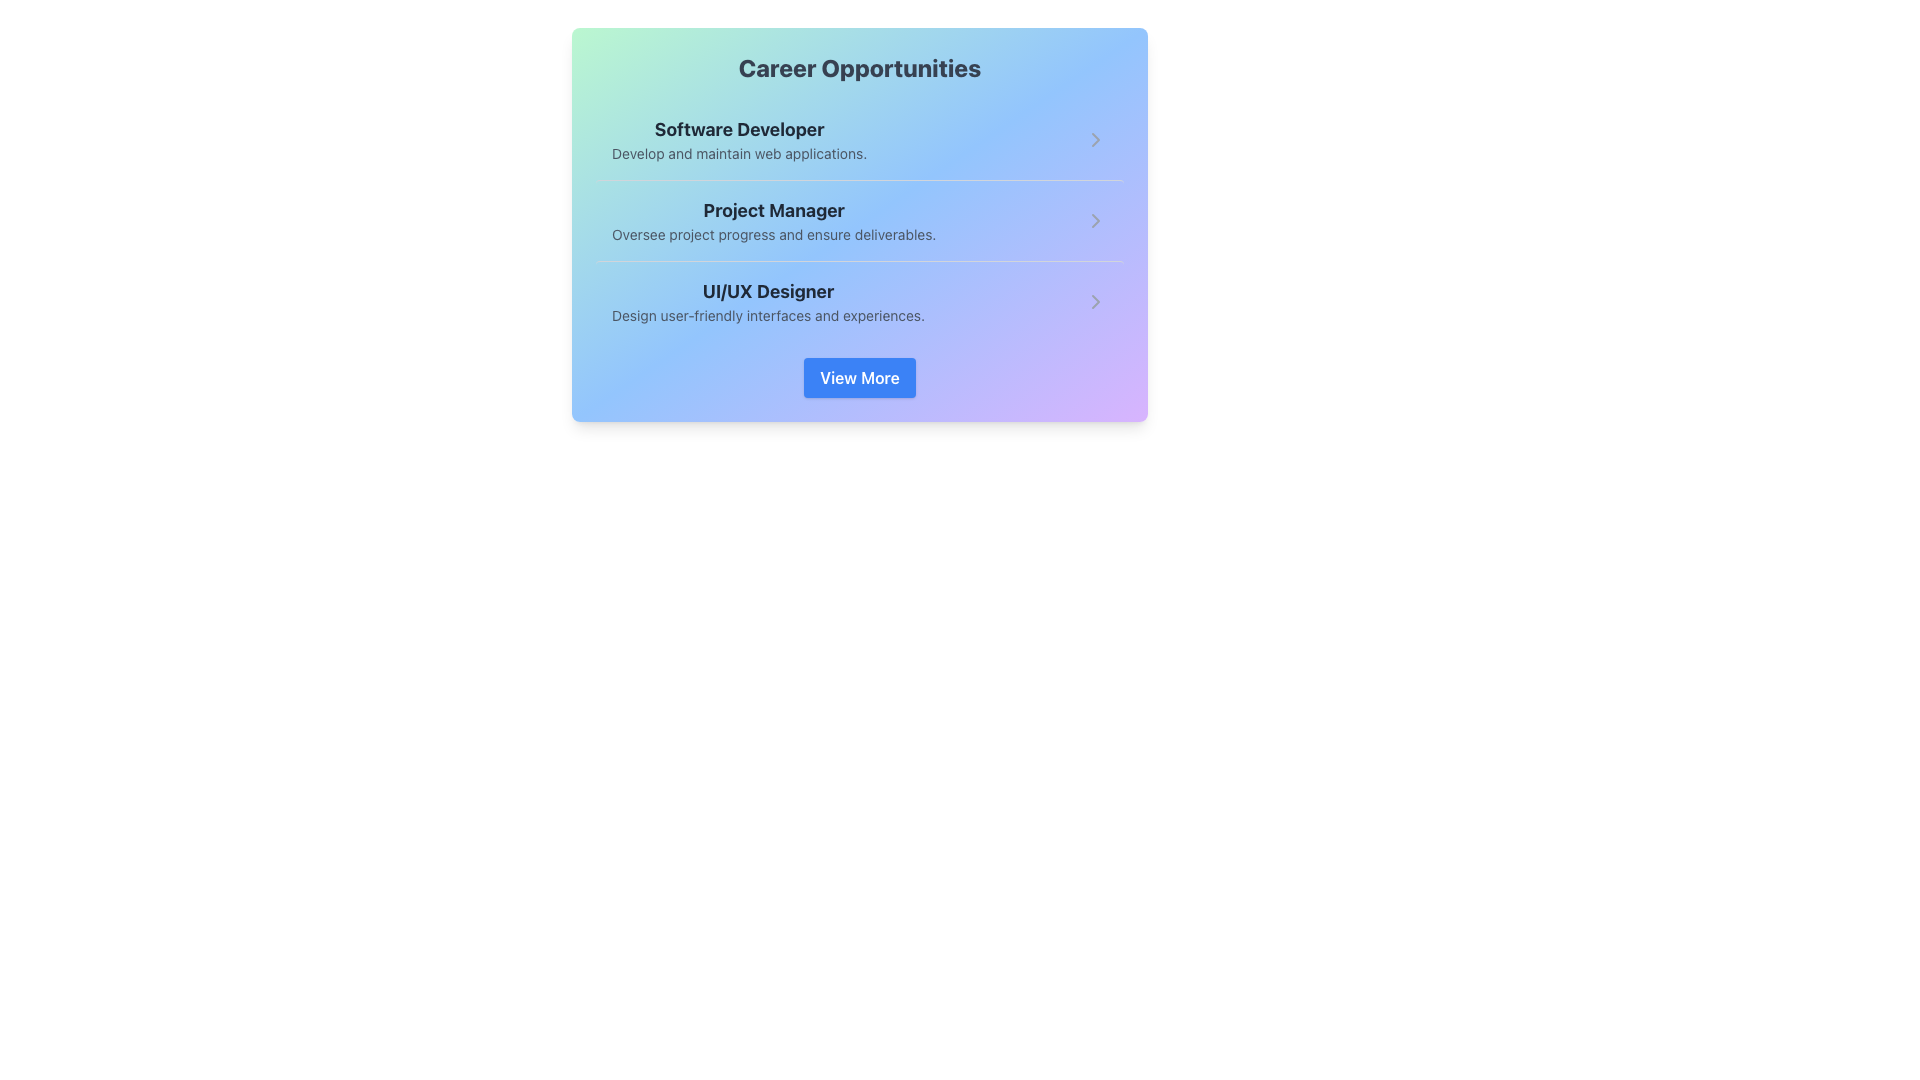 This screenshot has height=1080, width=1920. Describe the element at coordinates (767, 301) in the screenshot. I see `the Text Content Block that summarizes the UI/UX Designer career opportunity, which is the third entry in the list of career listings` at that location.